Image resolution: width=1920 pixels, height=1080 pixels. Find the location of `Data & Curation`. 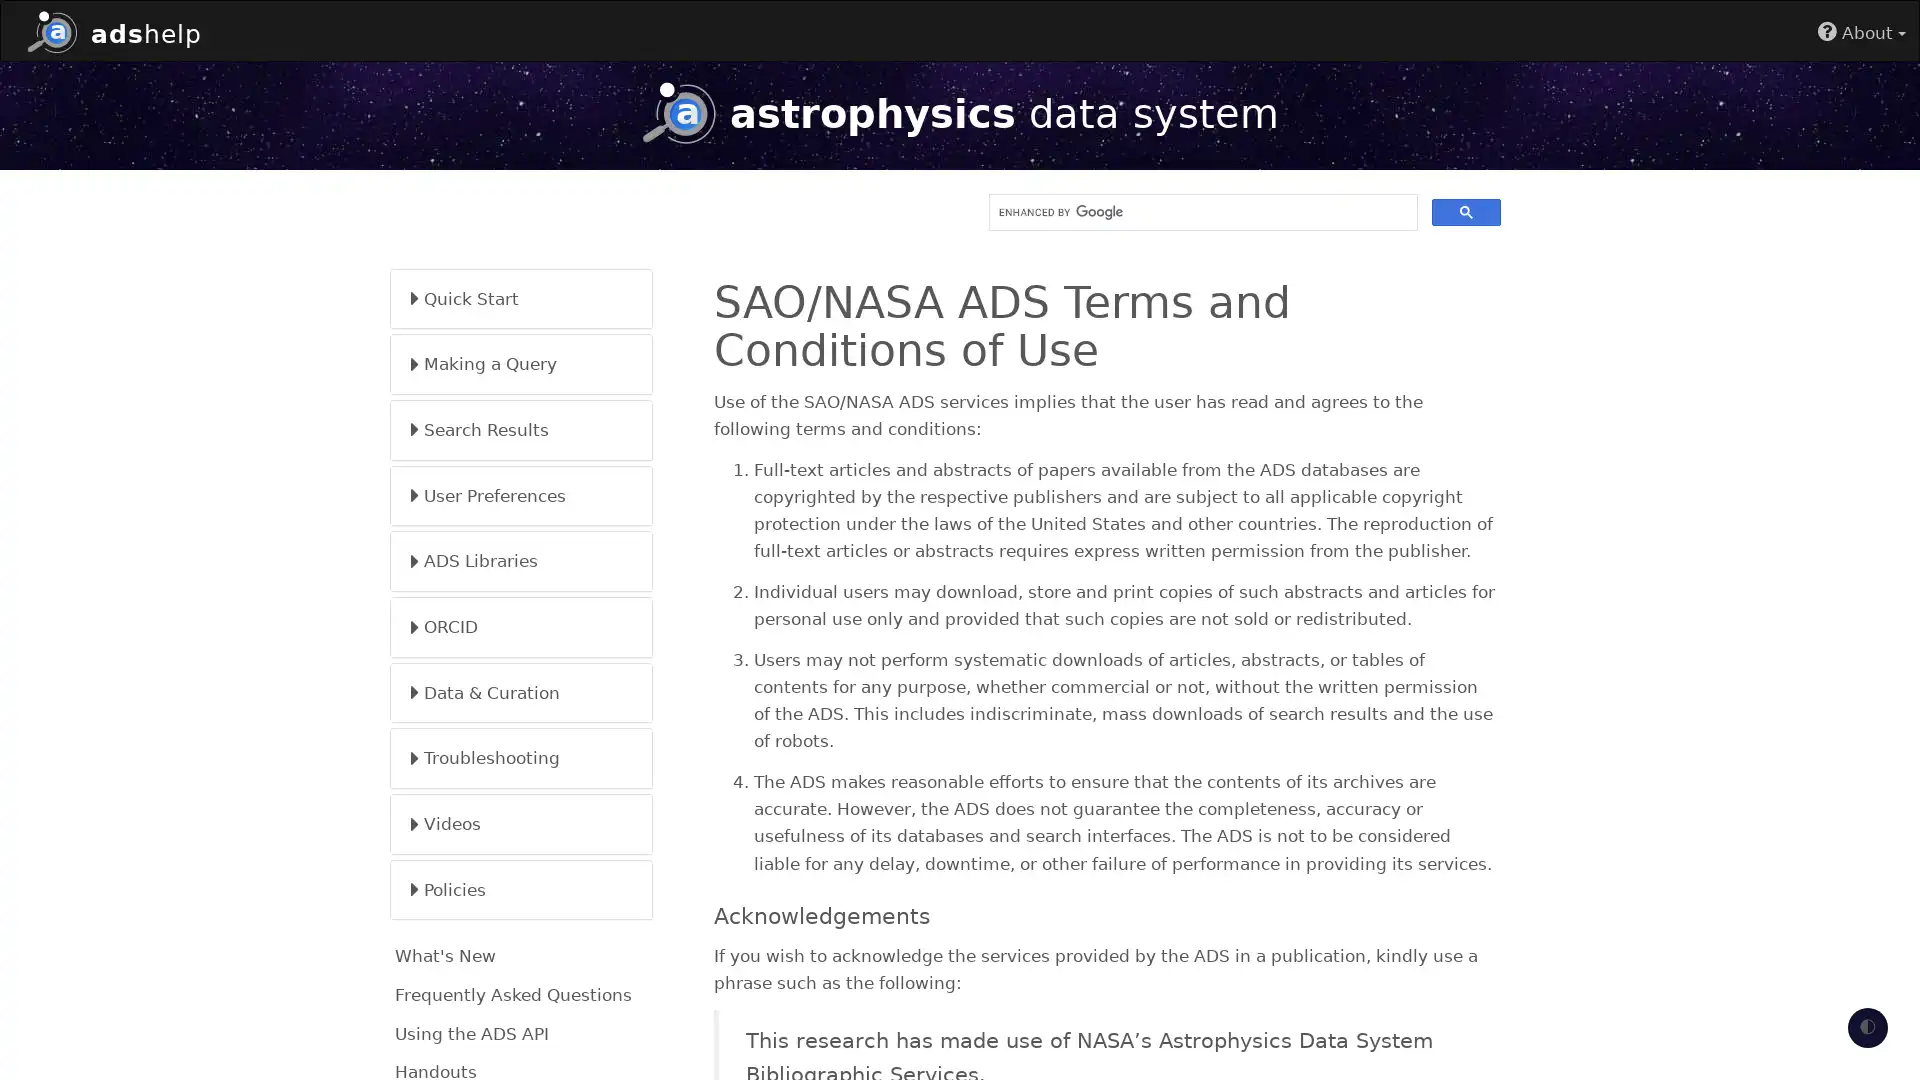

Data & Curation is located at coordinates (521, 691).